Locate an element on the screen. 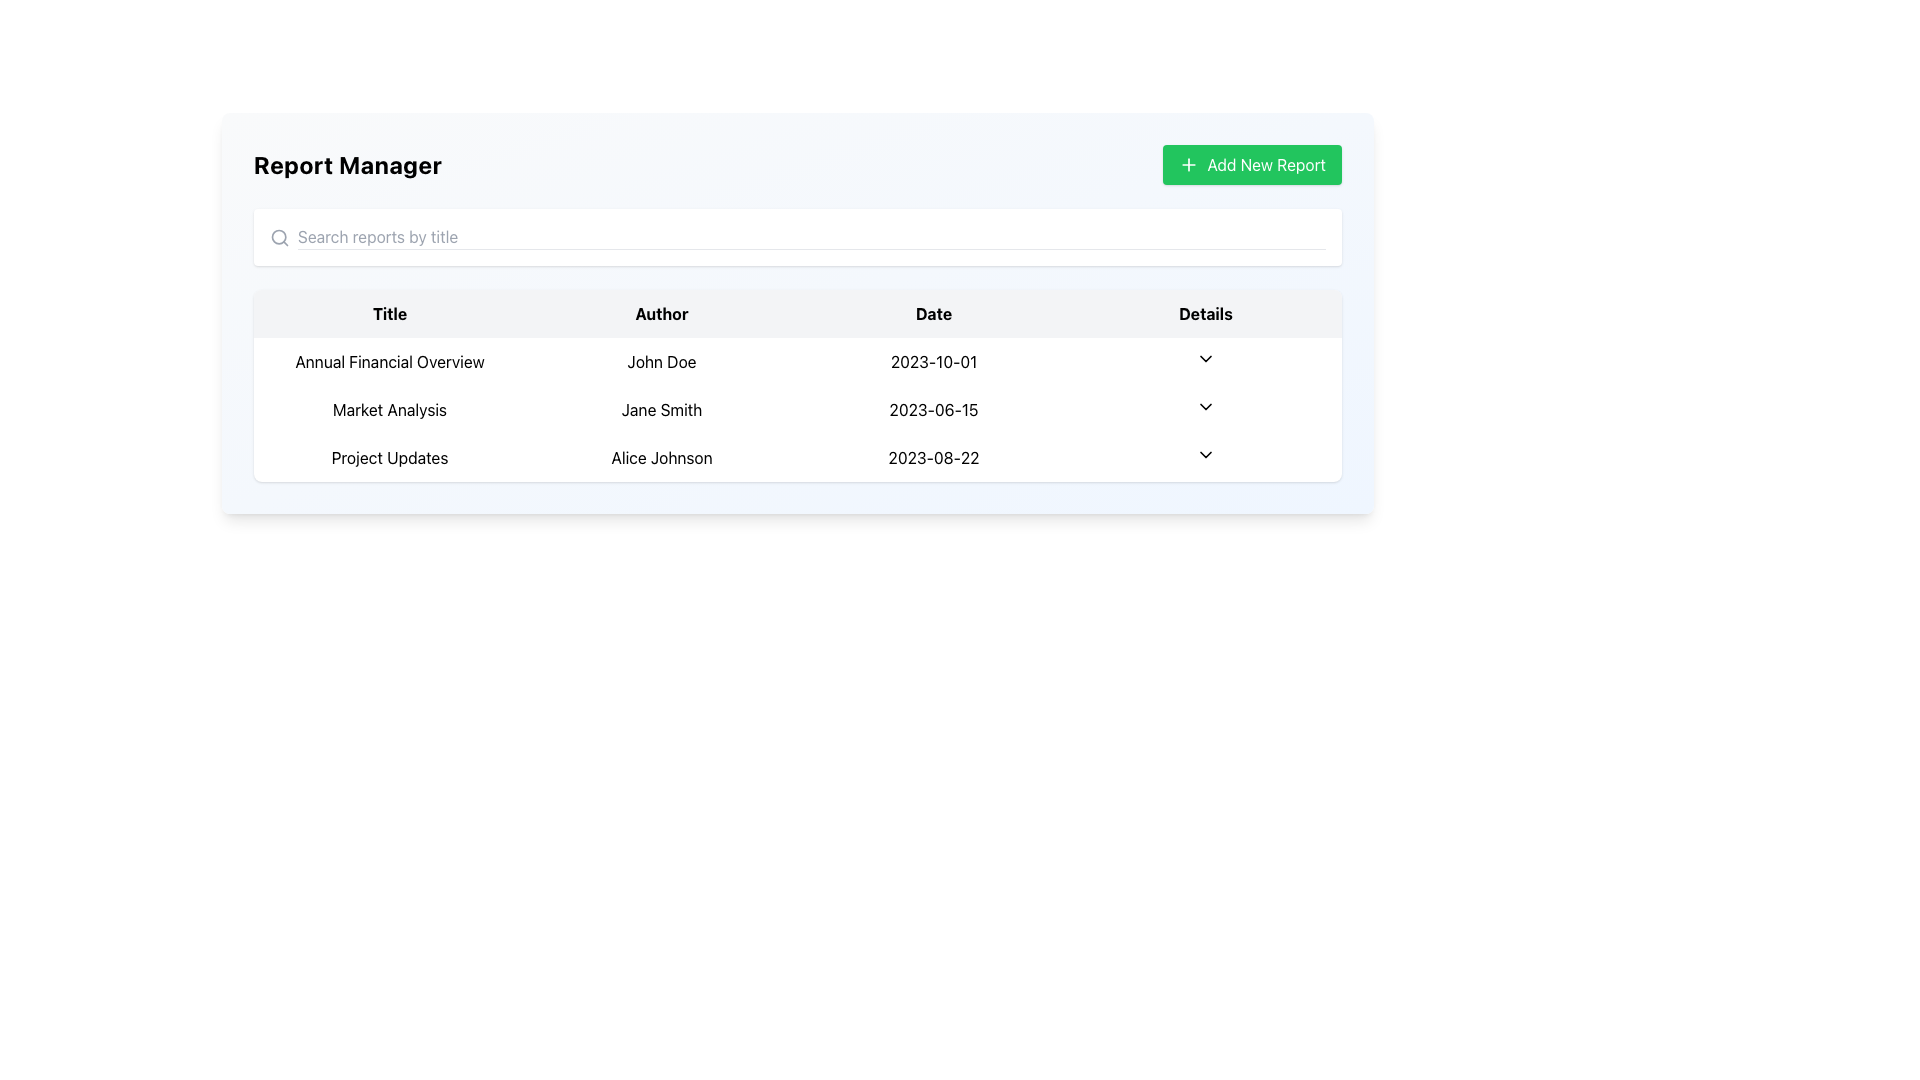  the first column header of the table, which indicates titles of items or entries is located at coordinates (389, 313).